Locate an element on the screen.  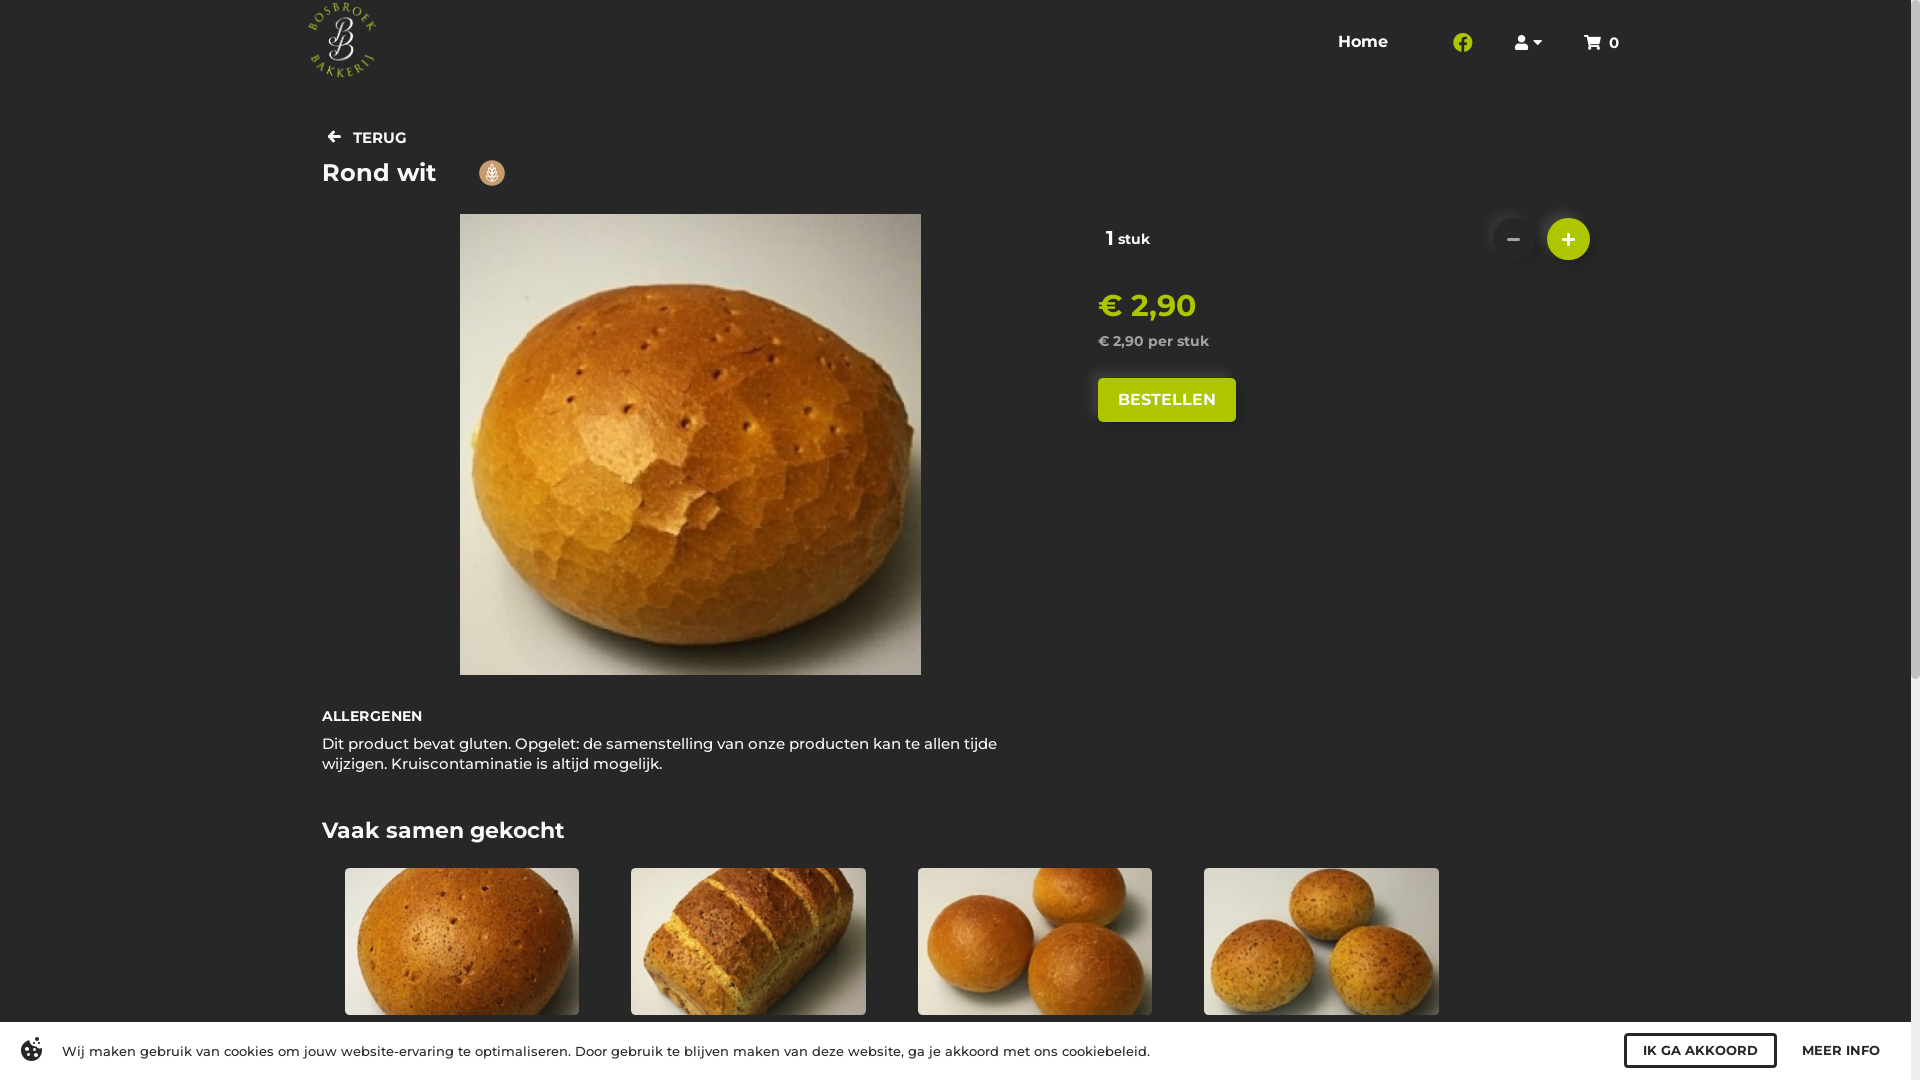
'I AGREE' is located at coordinates (1736, 1049).